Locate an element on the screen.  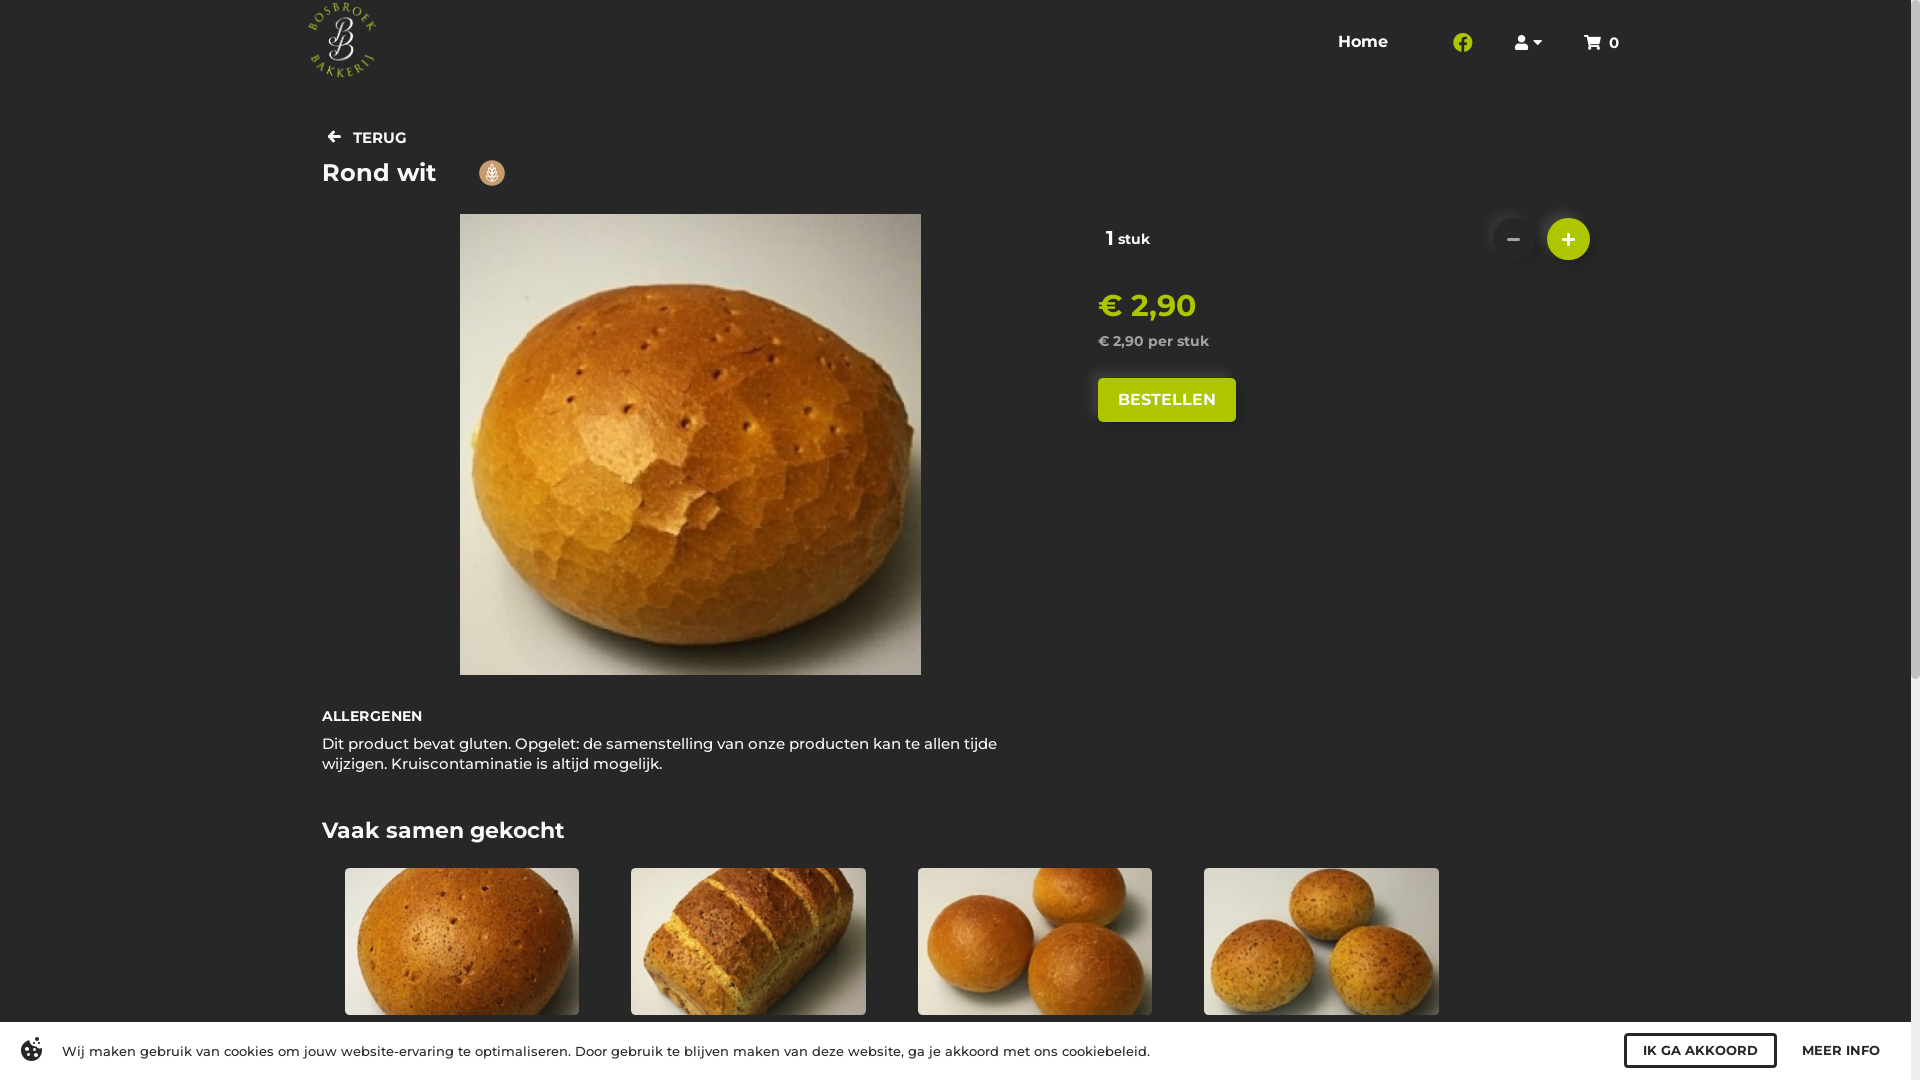
'I AGREE' is located at coordinates (1736, 1049).